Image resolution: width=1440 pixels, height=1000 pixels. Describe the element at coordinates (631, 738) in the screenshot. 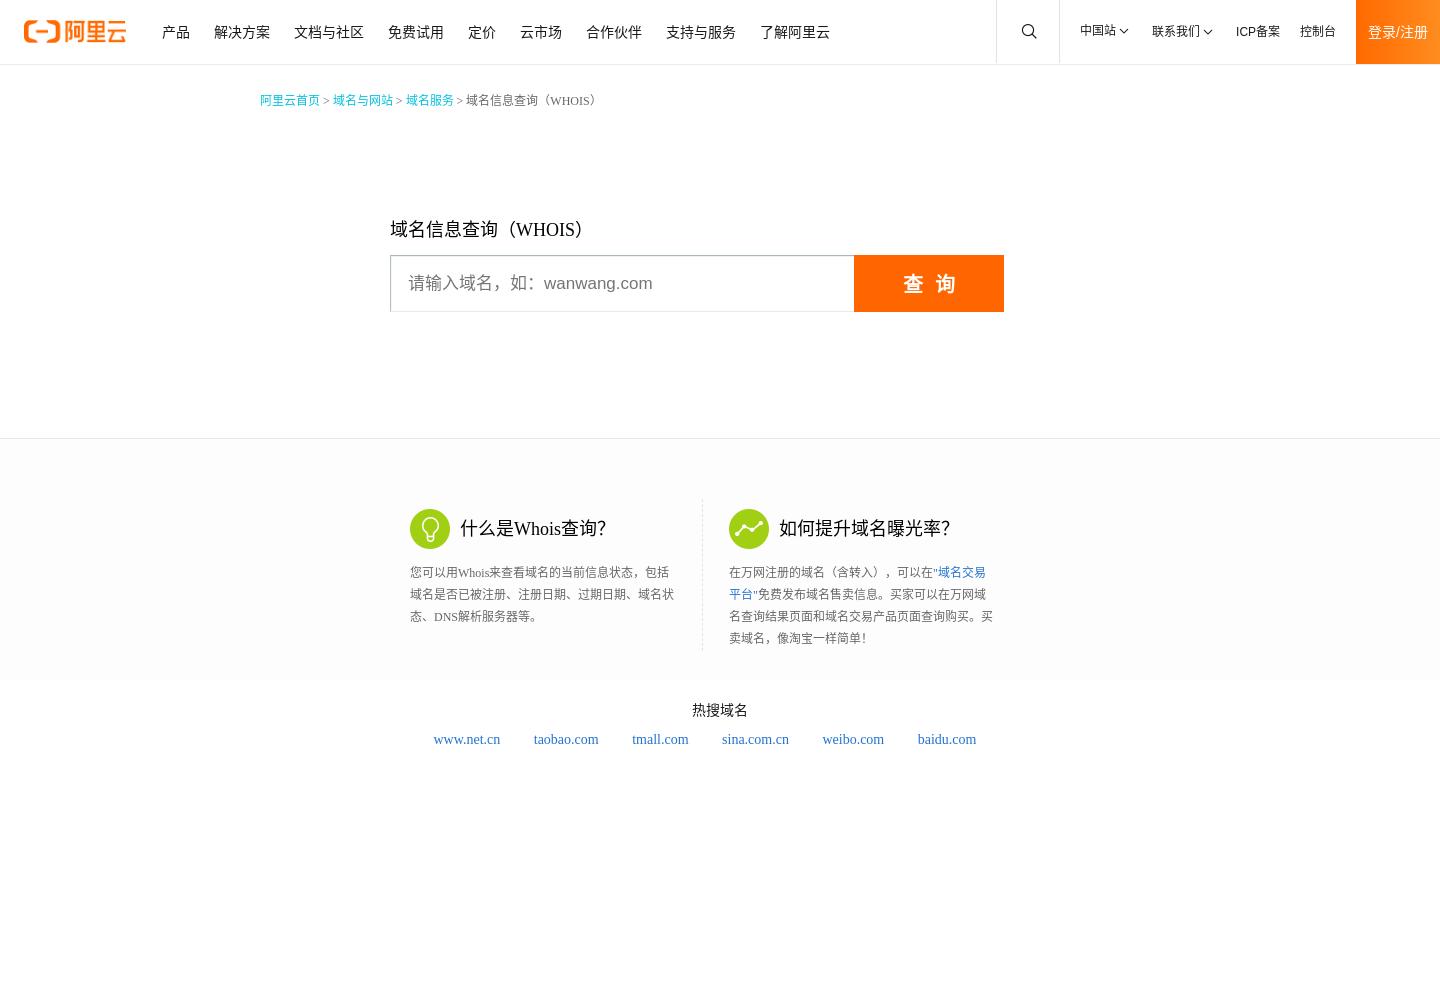

I see `'tmall.com'` at that location.